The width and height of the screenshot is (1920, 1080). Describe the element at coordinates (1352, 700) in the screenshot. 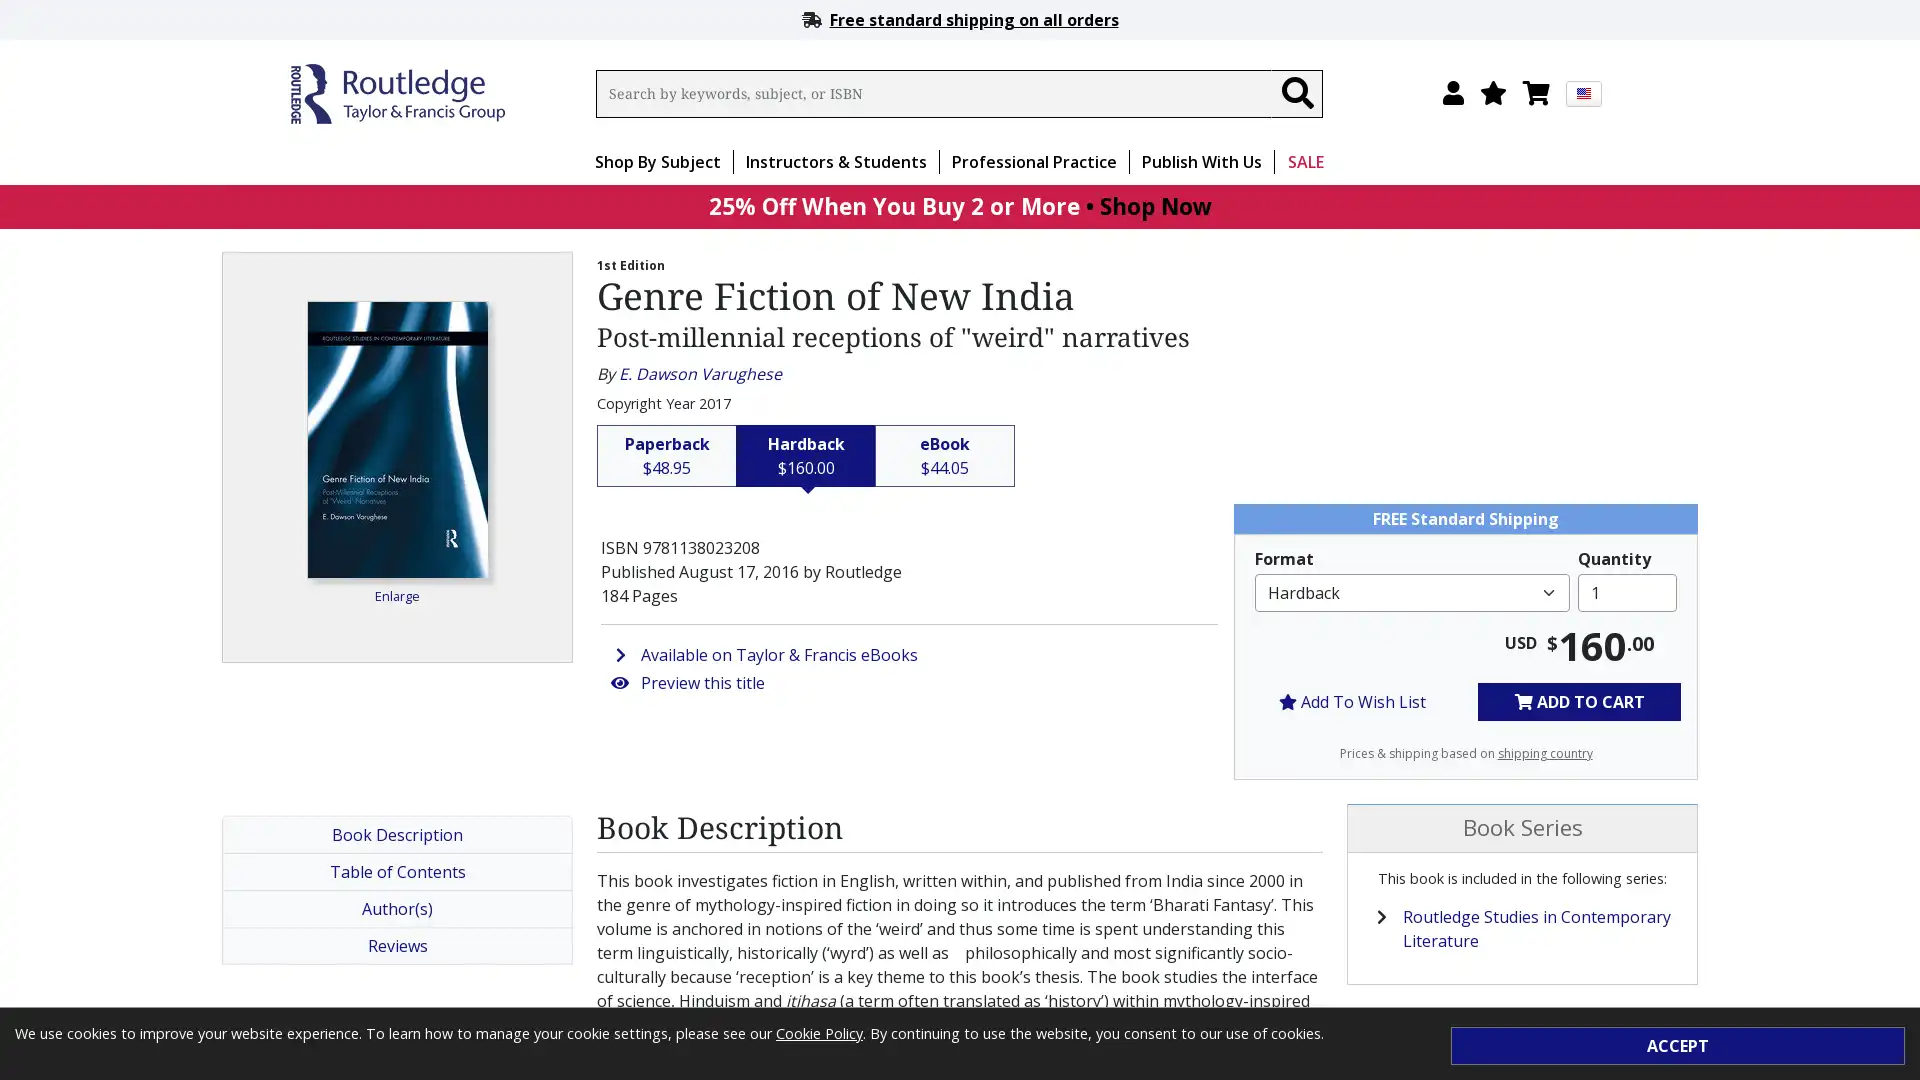

I see `Add To Wish List` at that location.